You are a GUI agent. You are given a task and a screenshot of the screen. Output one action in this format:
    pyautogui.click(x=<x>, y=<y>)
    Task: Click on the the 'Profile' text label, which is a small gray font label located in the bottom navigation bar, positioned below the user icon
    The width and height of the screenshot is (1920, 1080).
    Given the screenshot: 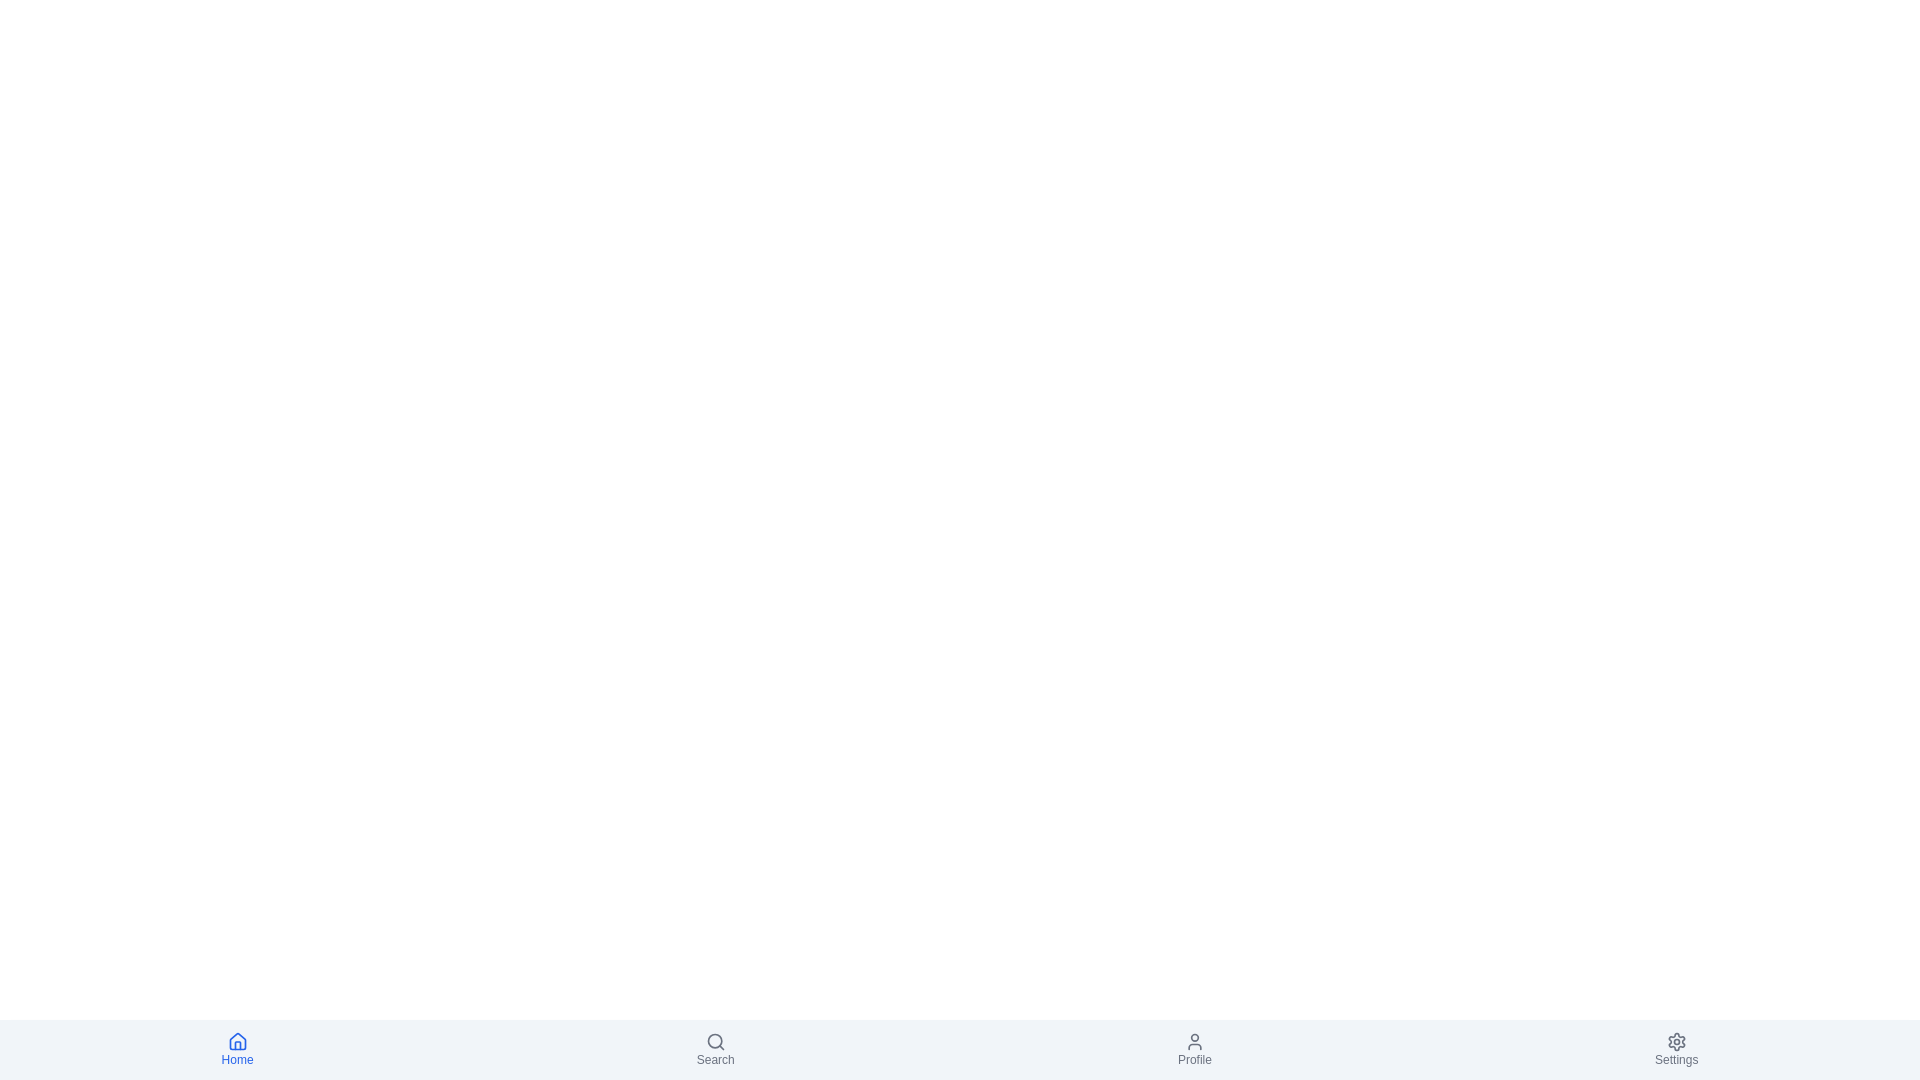 What is the action you would take?
    pyautogui.click(x=1194, y=1059)
    